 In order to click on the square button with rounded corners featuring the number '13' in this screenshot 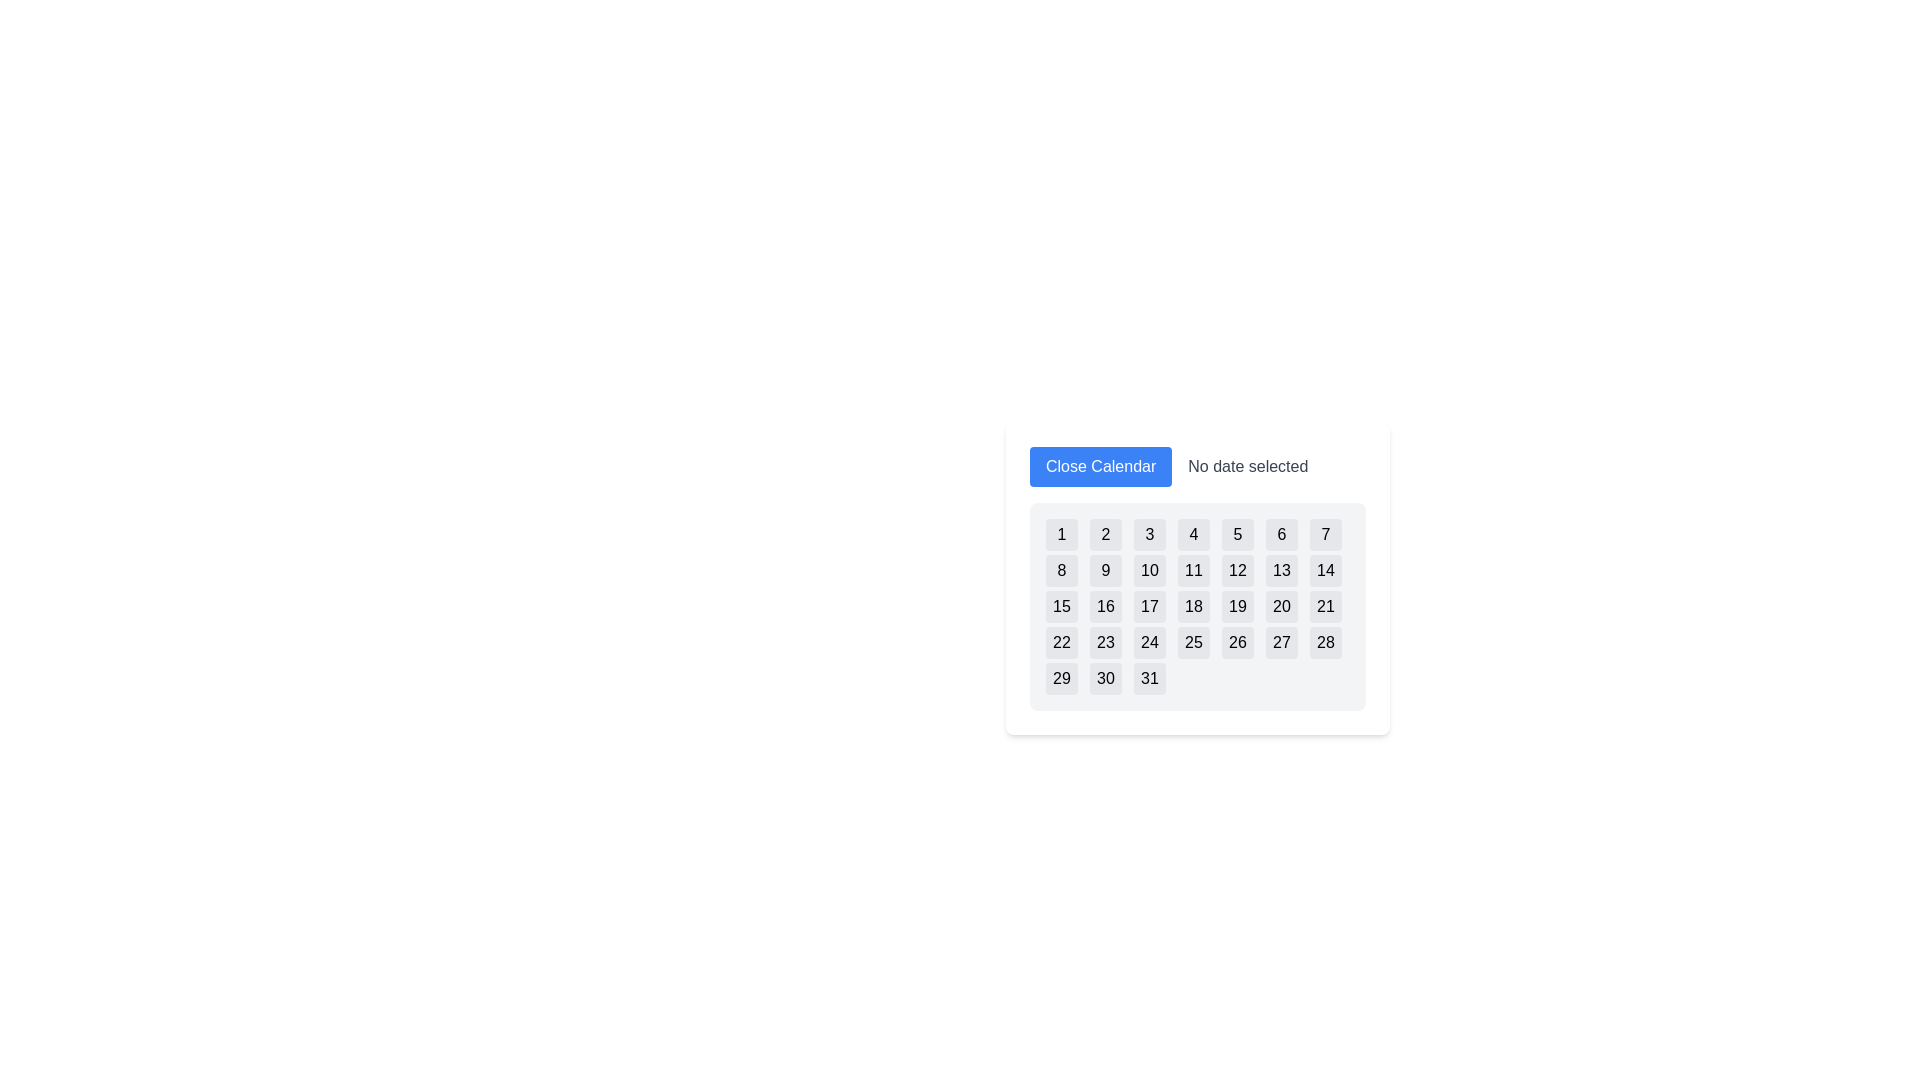, I will do `click(1281, 570)`.